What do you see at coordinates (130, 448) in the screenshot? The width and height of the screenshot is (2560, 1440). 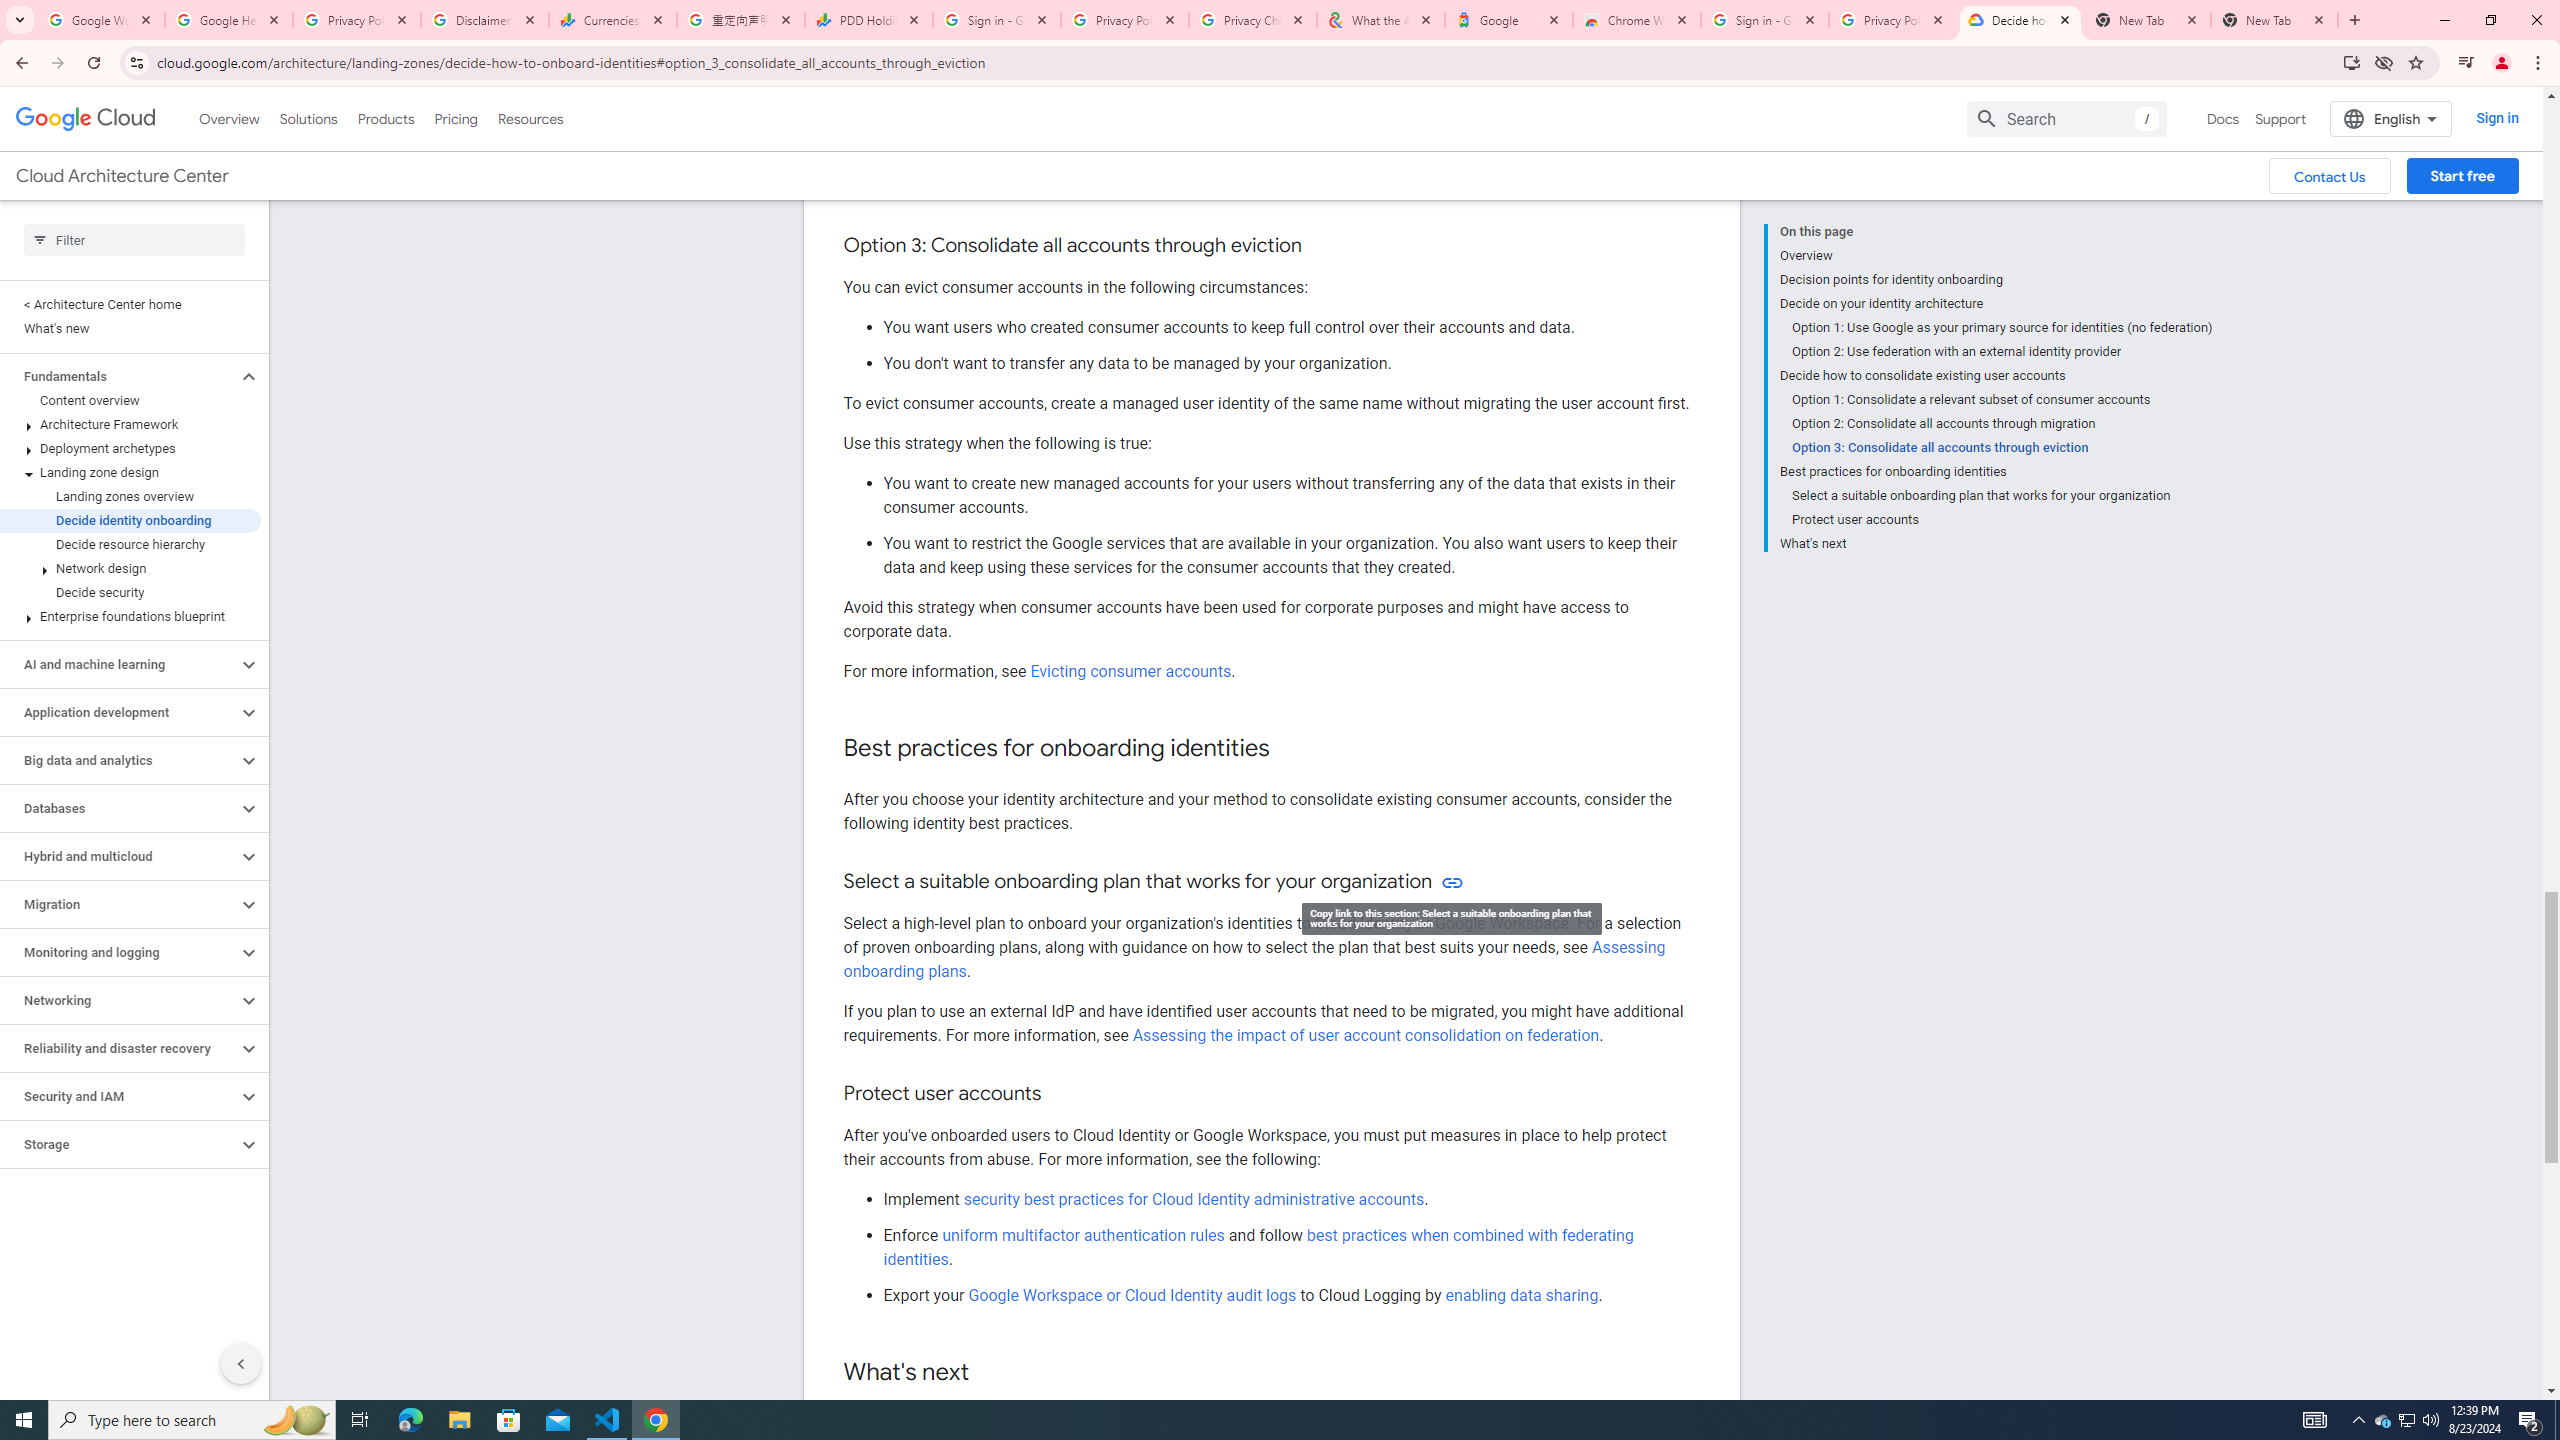 I see `'Deployment archetypes'` at bounding box center [130, 448].